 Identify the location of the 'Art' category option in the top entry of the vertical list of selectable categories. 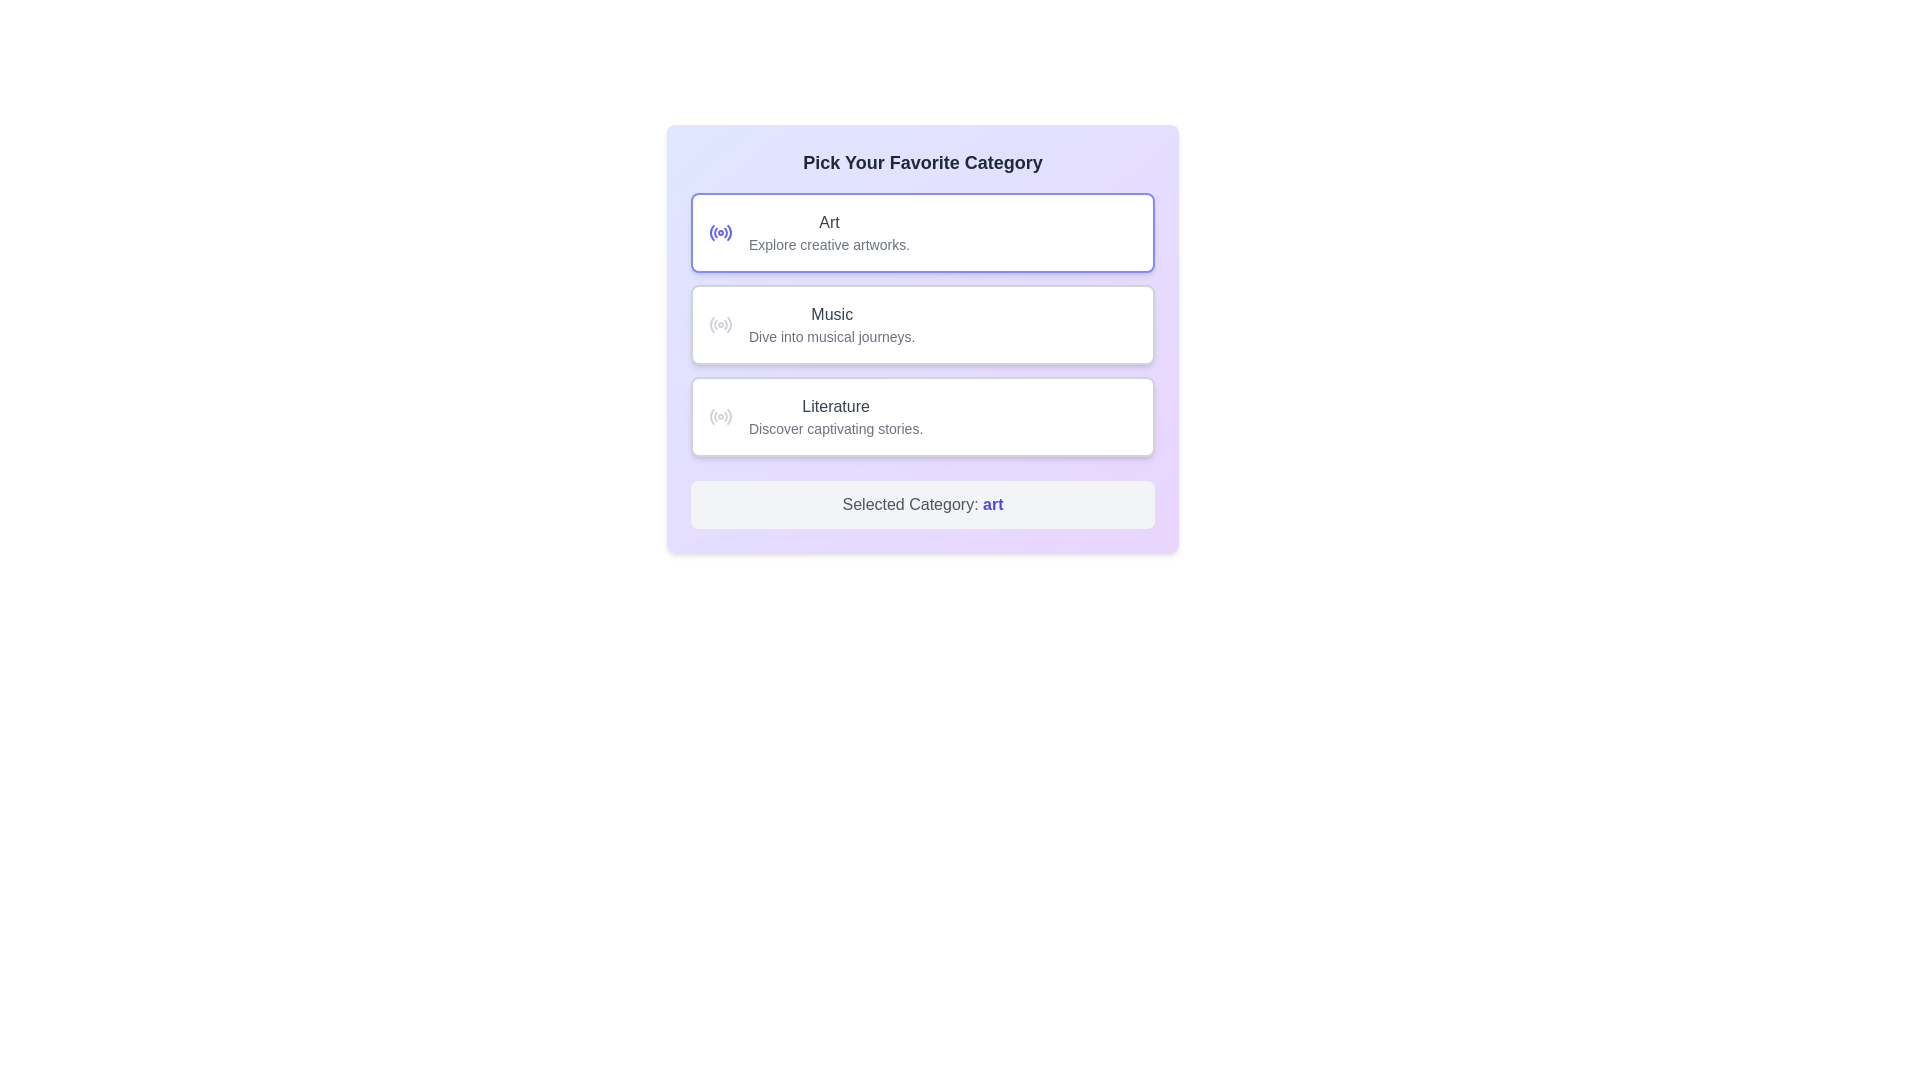
(829, 231).